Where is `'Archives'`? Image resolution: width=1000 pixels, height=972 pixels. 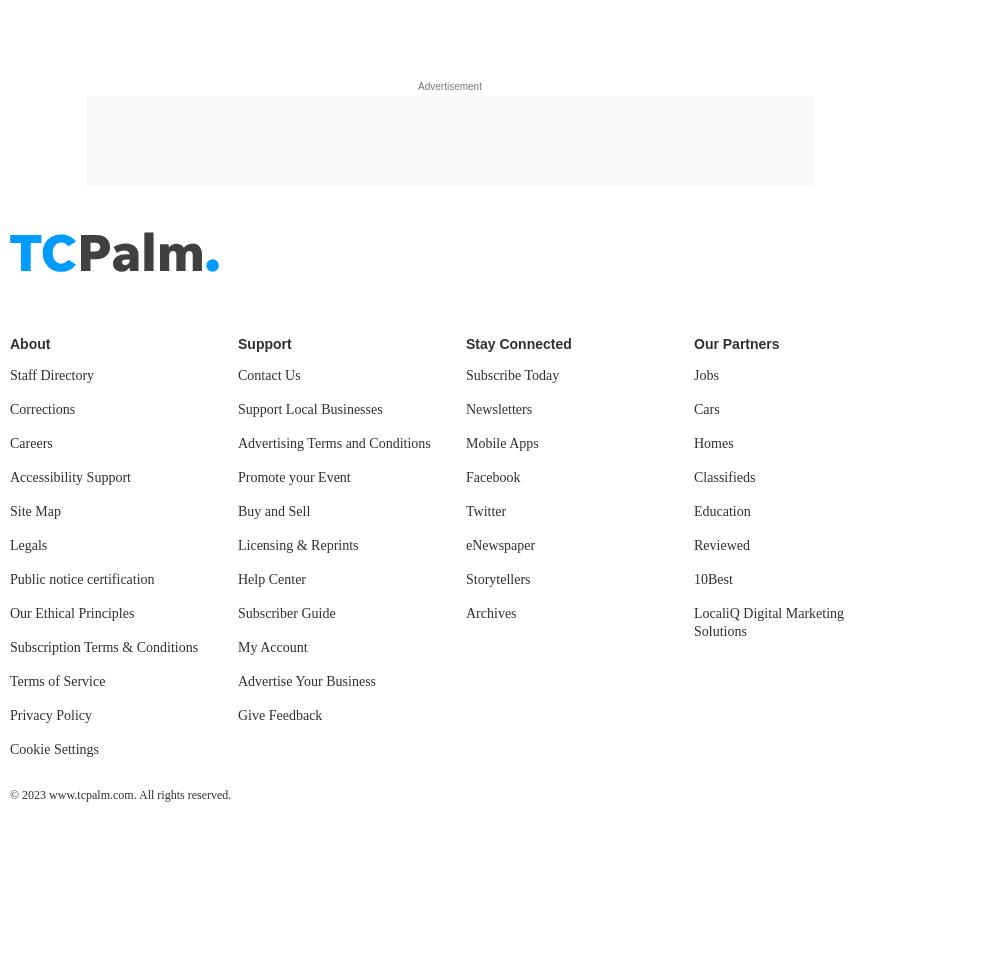 'Archives' is located at coordinates (465, 53).